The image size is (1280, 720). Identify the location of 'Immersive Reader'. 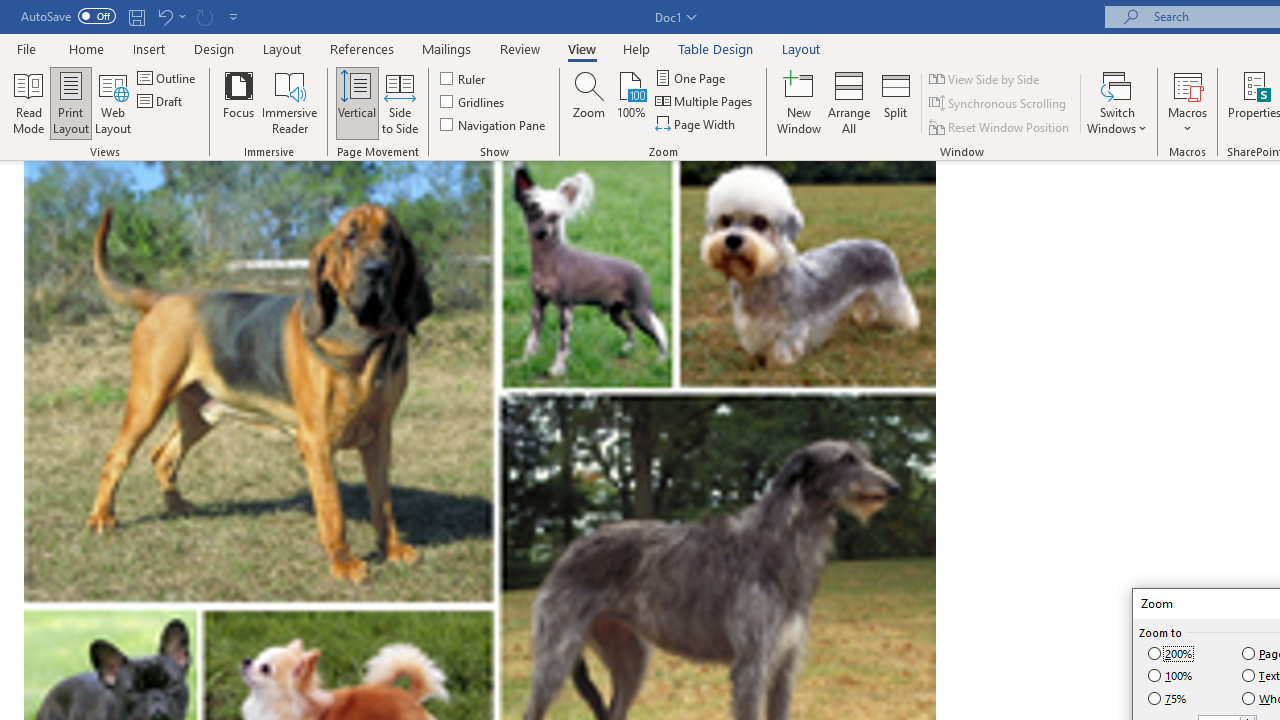
(288, 103).